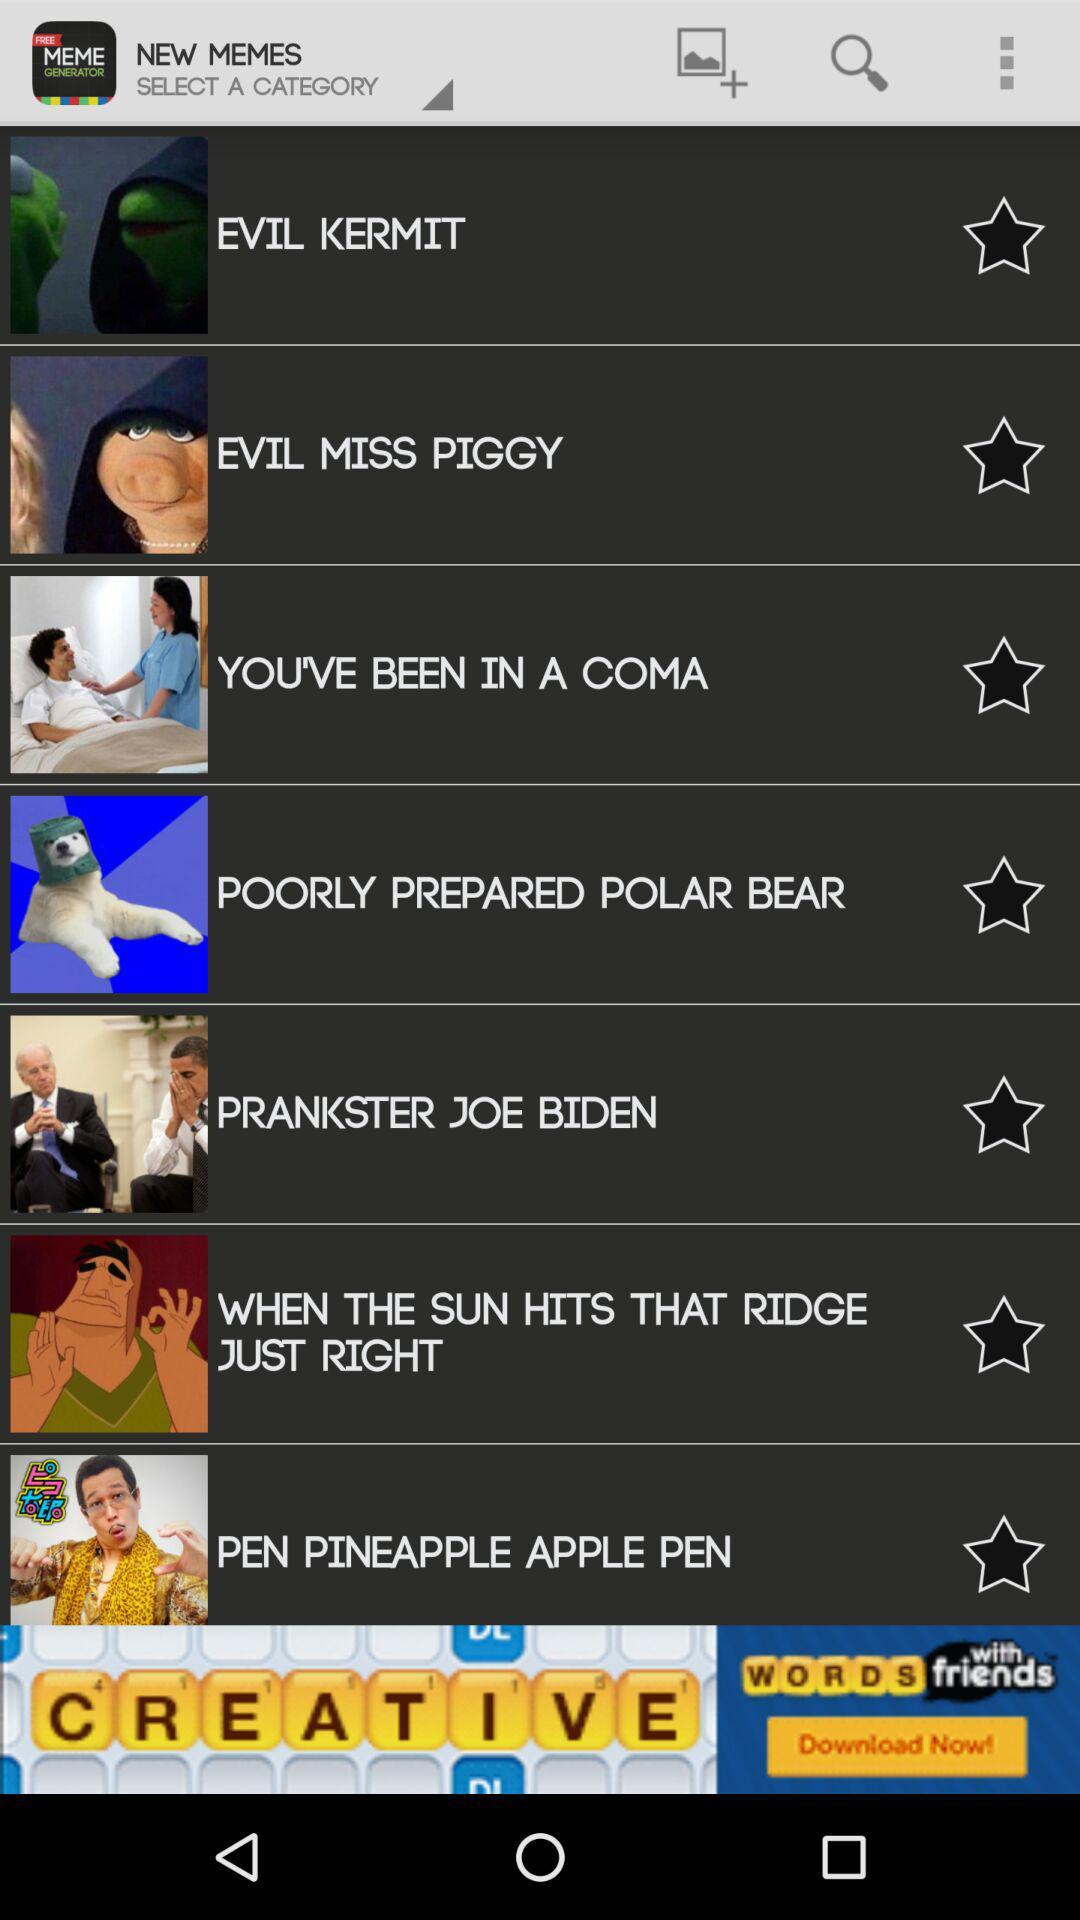  What do you see at coordinates (1003, 1113) in the screenshot?
I see `star button` at bounding box center [1003, 1113].